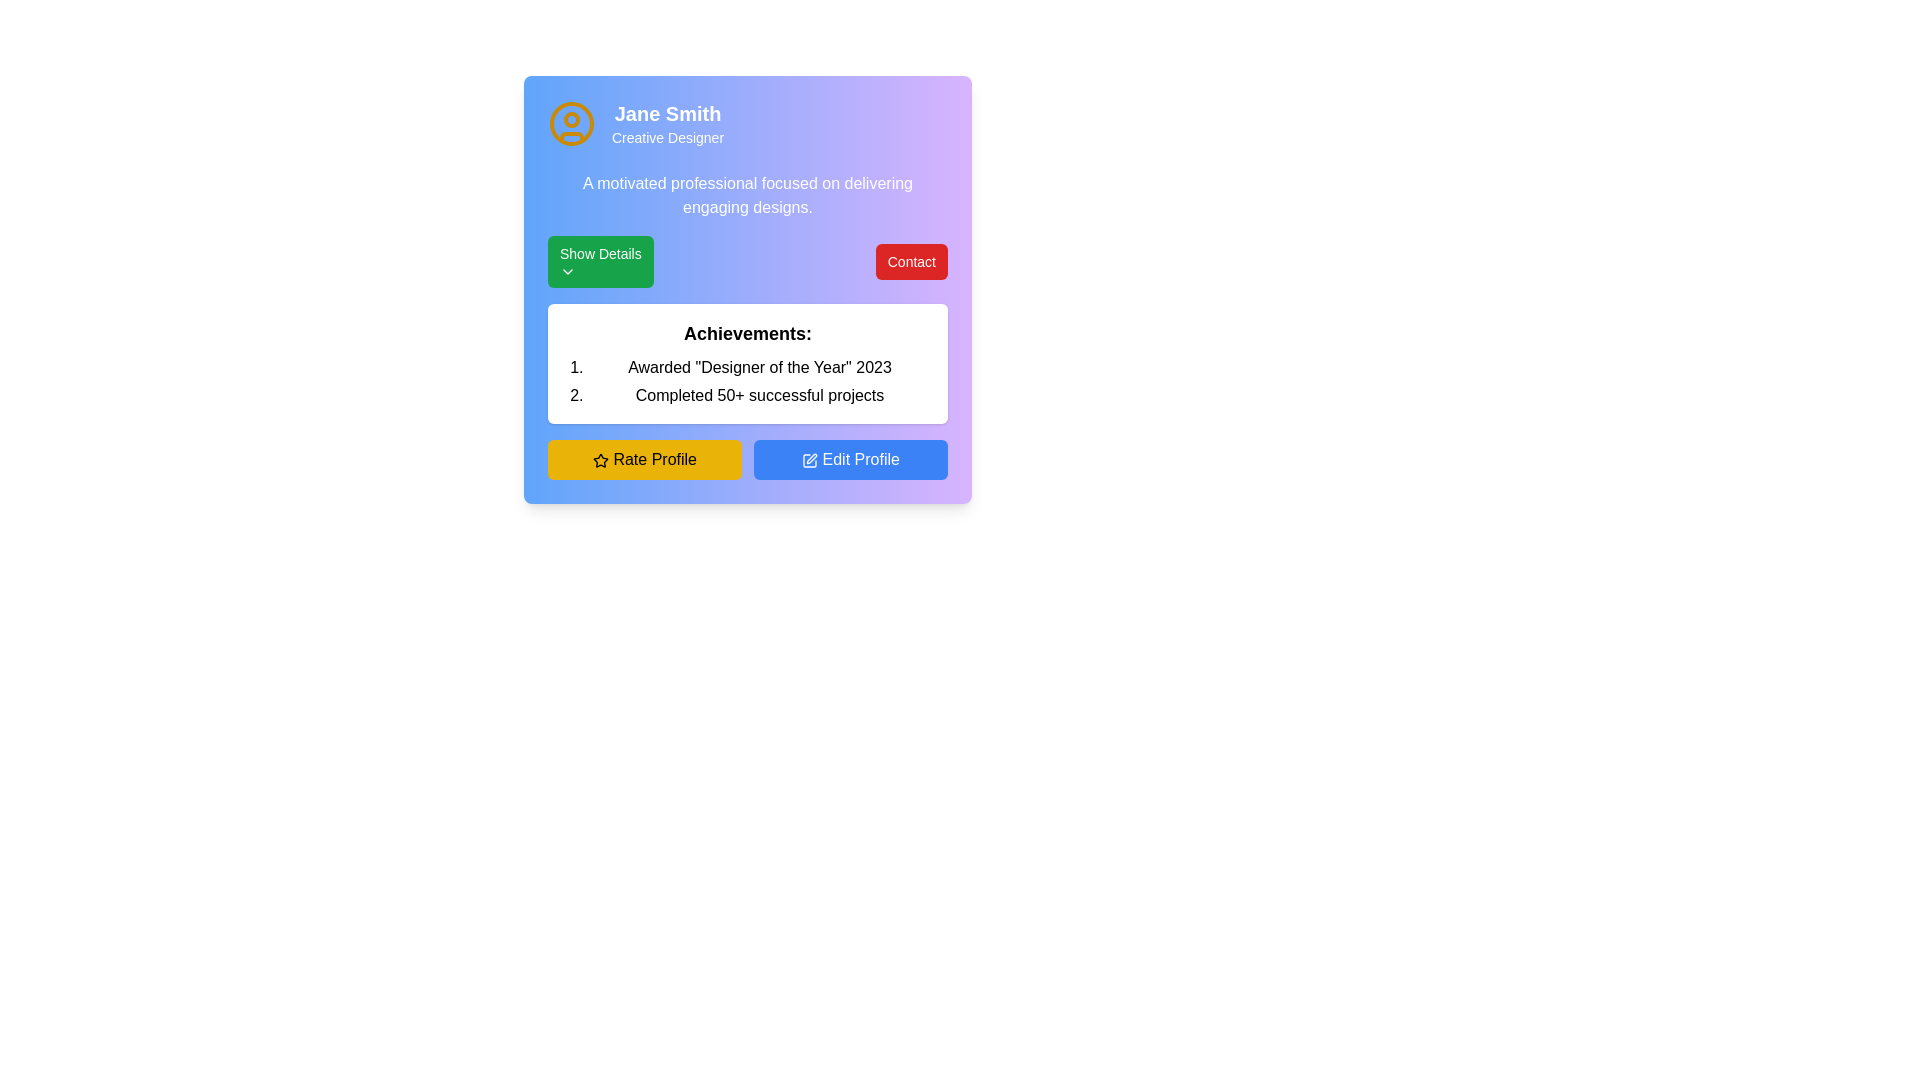 Image resolution: width=1920 pixels, height=1080 pixels. What do you see at coordinates (758, 396) in the screenshot?
I see `text label displaying the statement of accomplishment for over fifty successful projects, located under the 'Achievements' header, specifically below 'Awarded "Designer of the Year" 2023'` at bounding box center [758, 396].